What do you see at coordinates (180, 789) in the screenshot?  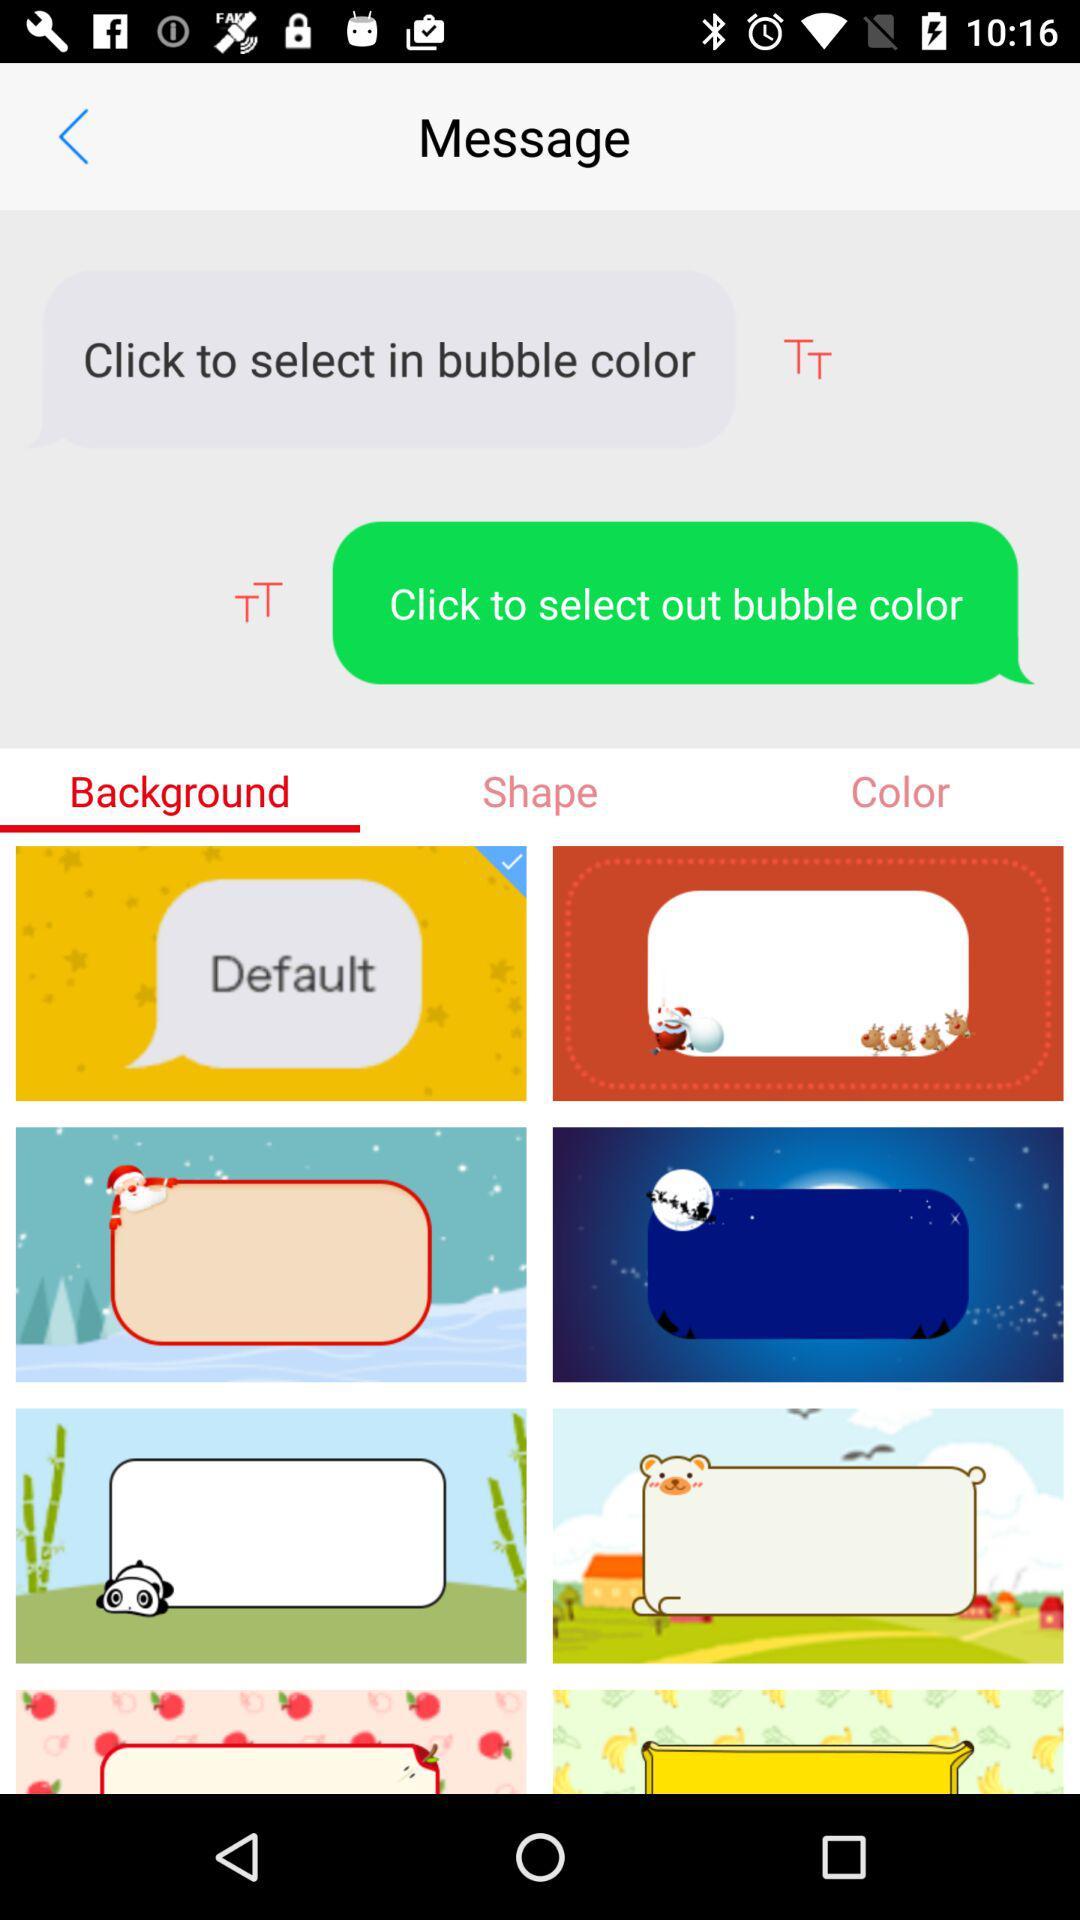 I see `the background icon` at bounding box center [180, 789].